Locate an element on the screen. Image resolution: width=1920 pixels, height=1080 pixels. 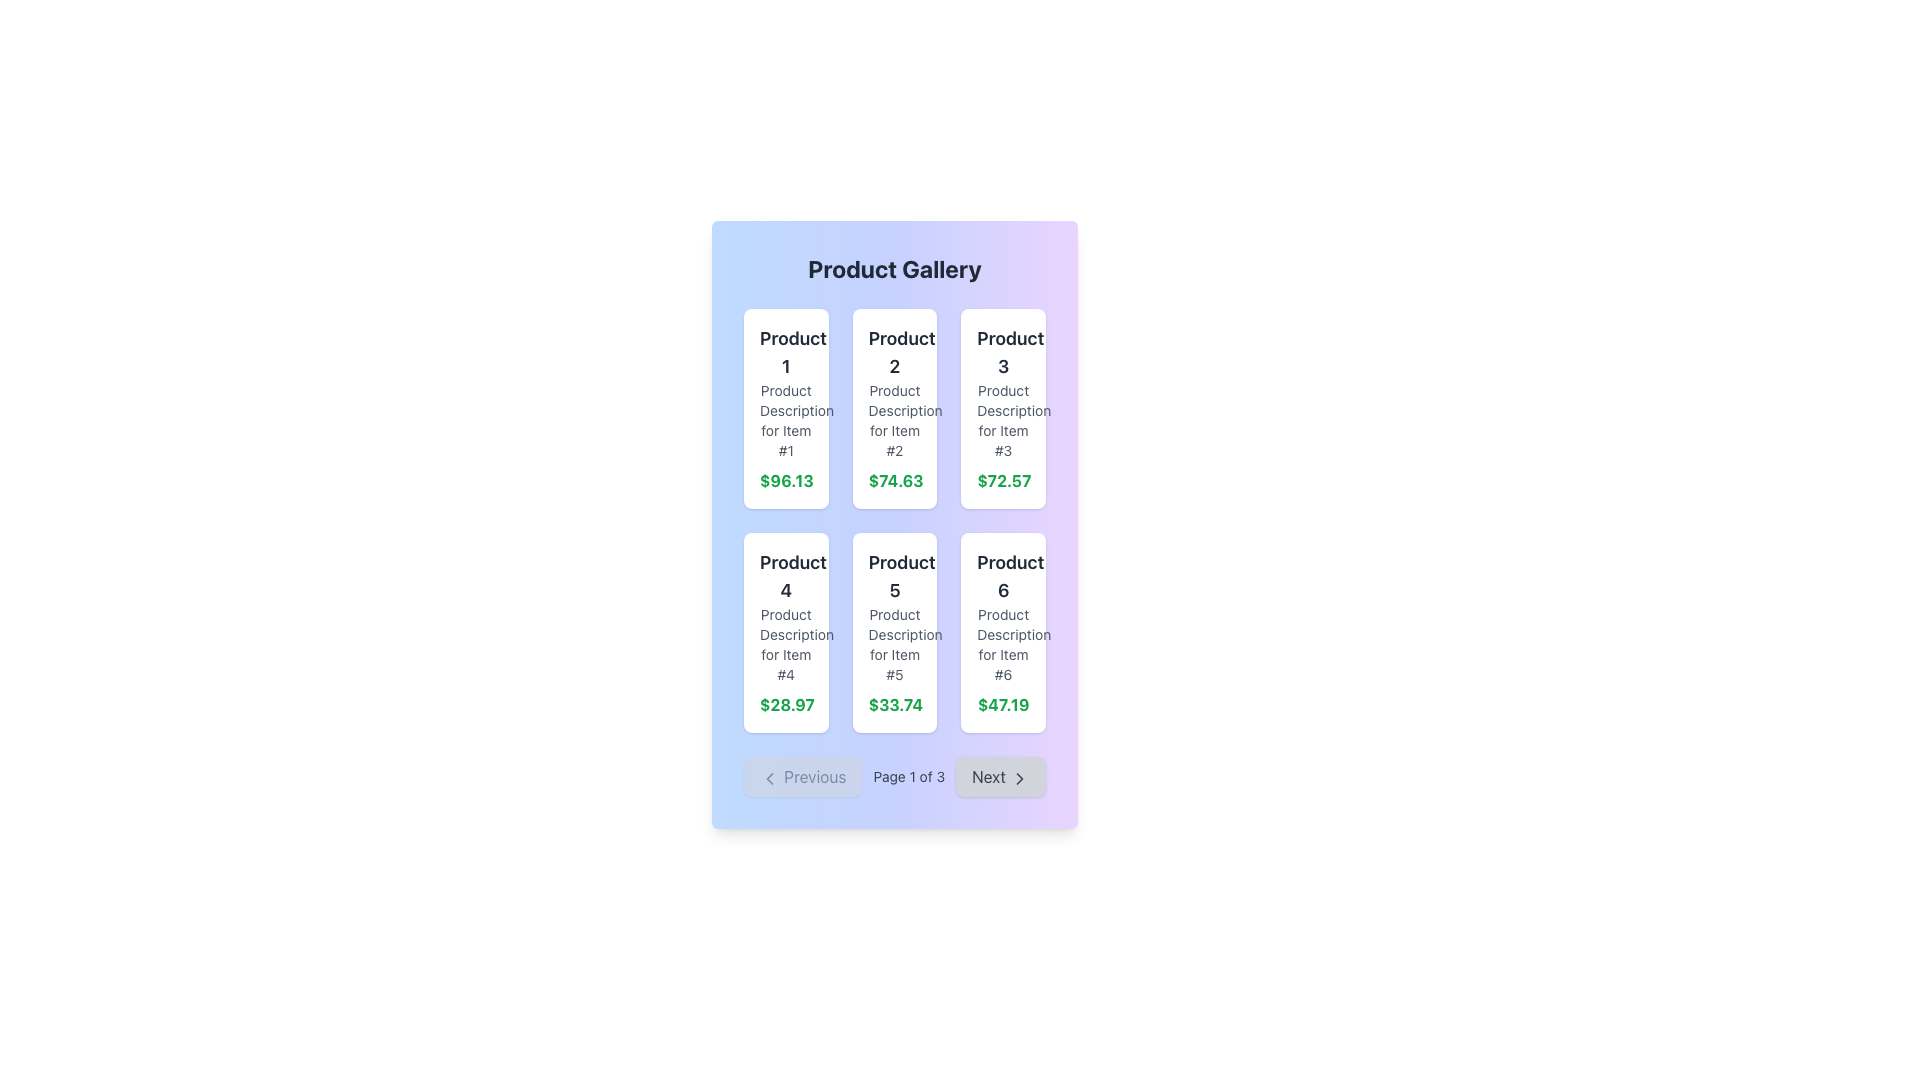
the bold header text labeled 'Product 5', which is the title of the product, centered at the top of its card is located at coordinates (893, 577).